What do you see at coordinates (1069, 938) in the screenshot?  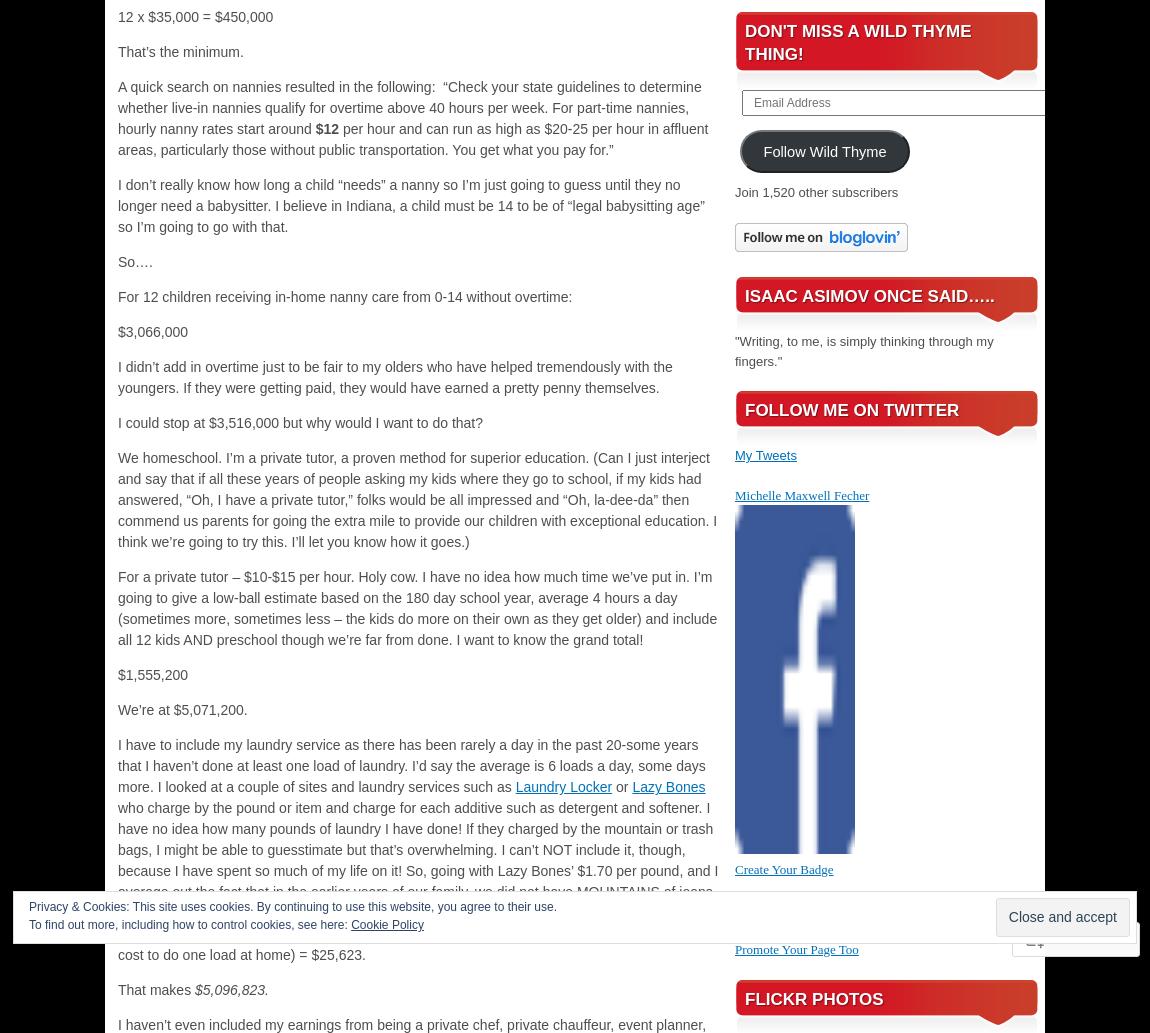 I see `'Follow'` at bounding box center [1069, 938].